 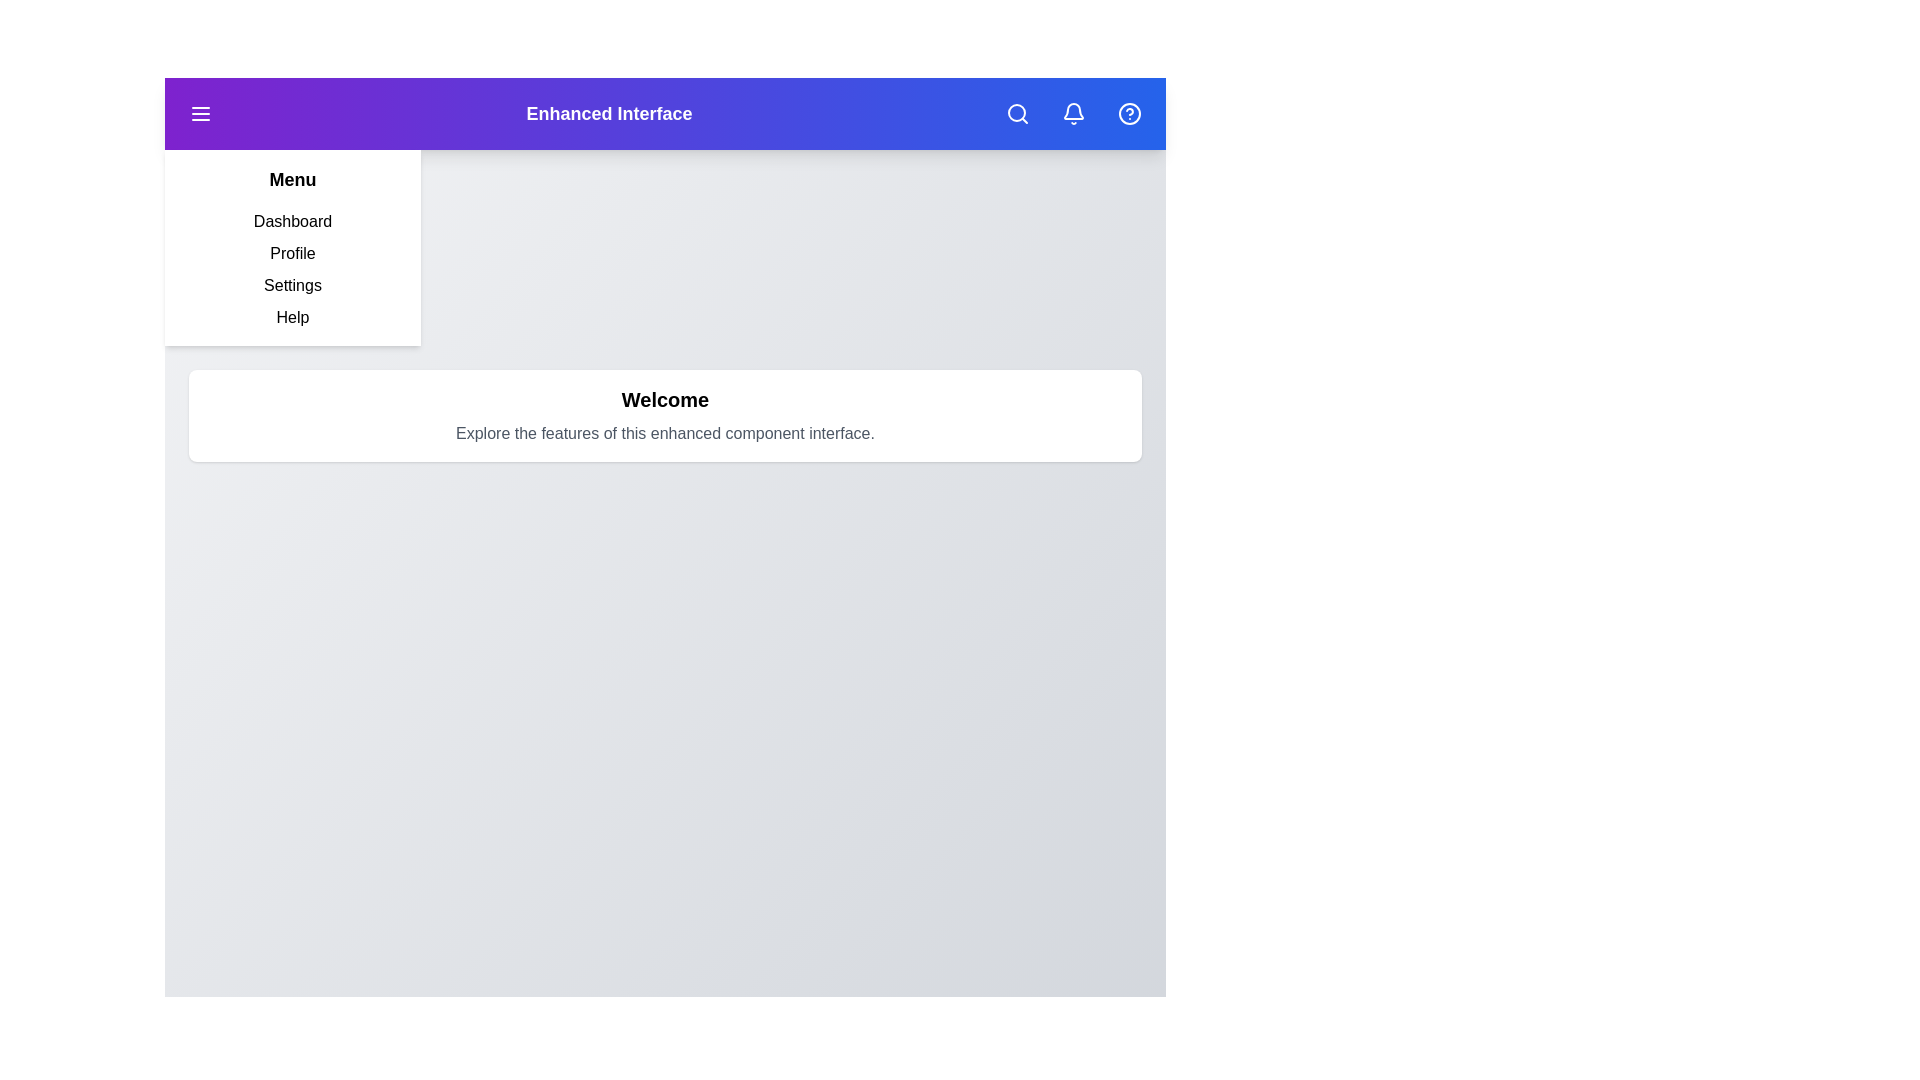 I want to click on the search button located in the top-right corner of the app bar, so click(x=1017, y=114).